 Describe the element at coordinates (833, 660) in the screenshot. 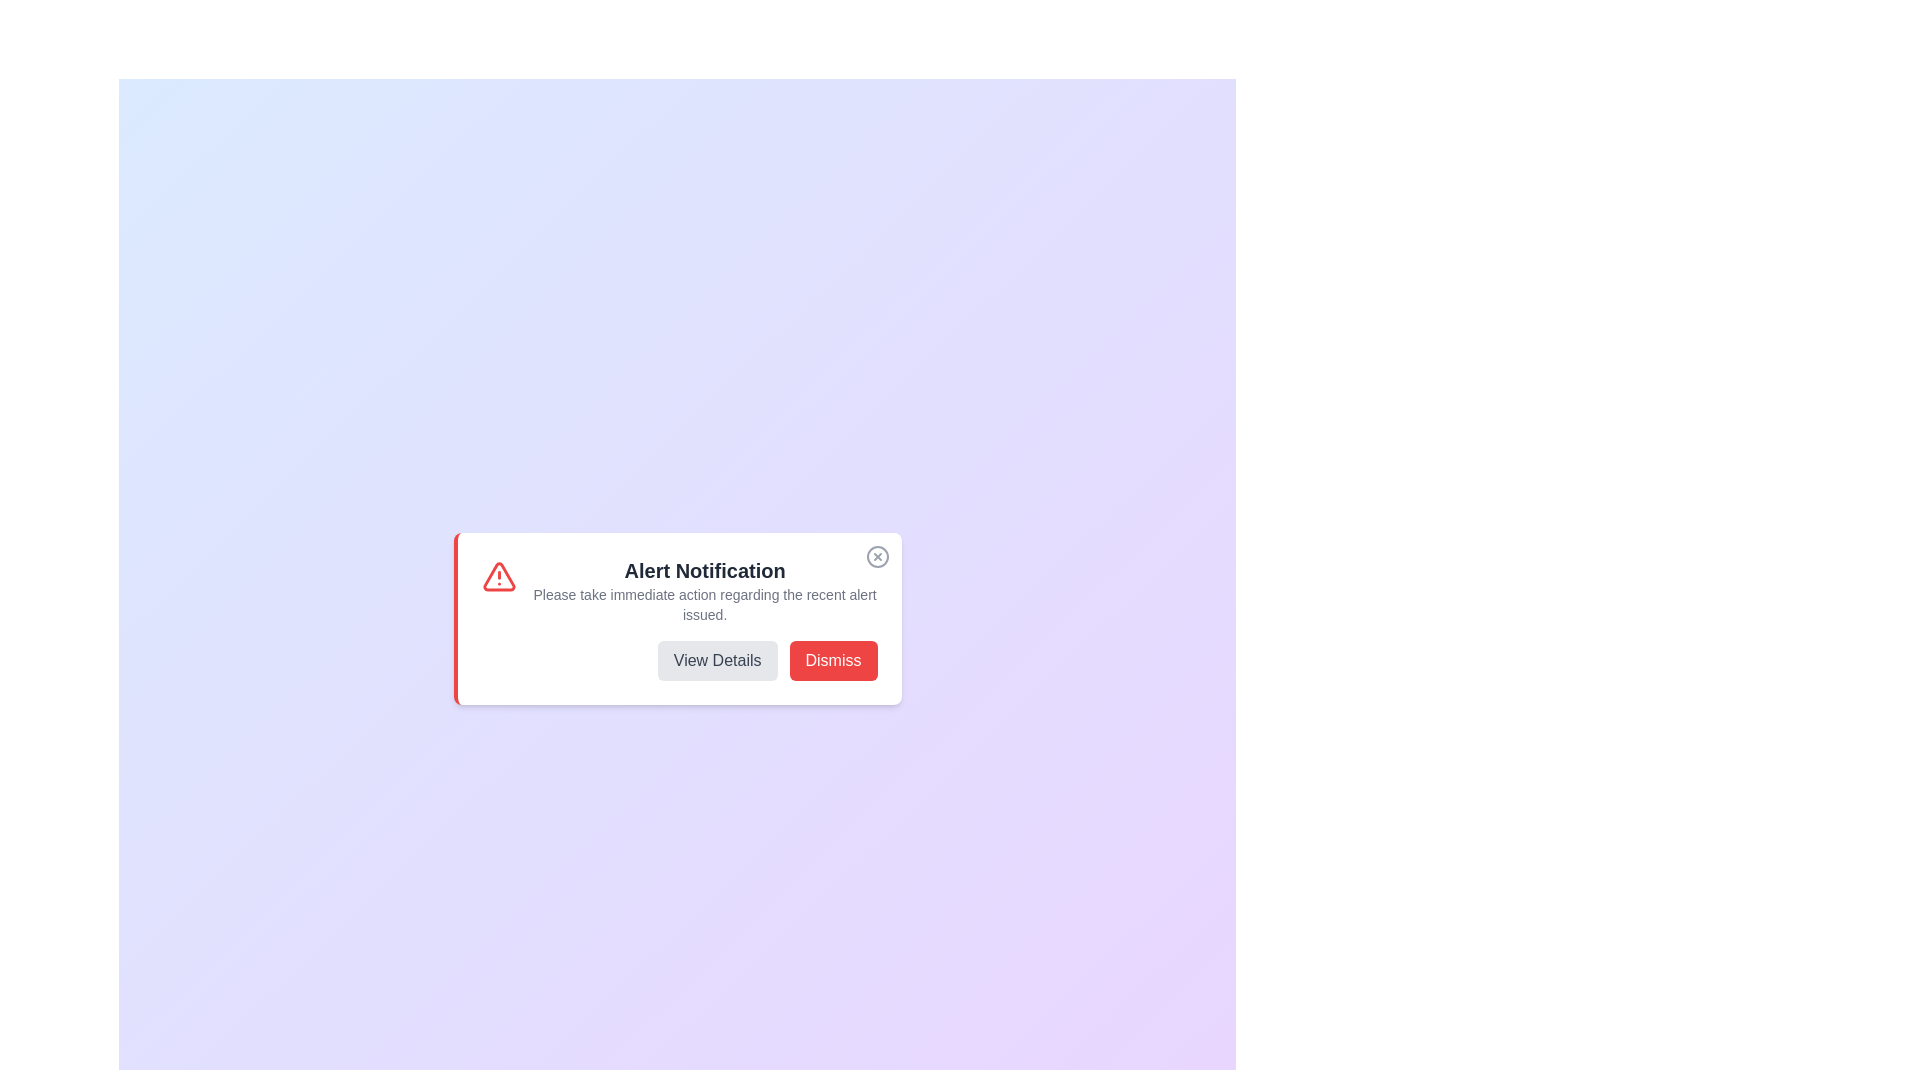

I see `the 'Dismiss' button to close the alert box` at that location.